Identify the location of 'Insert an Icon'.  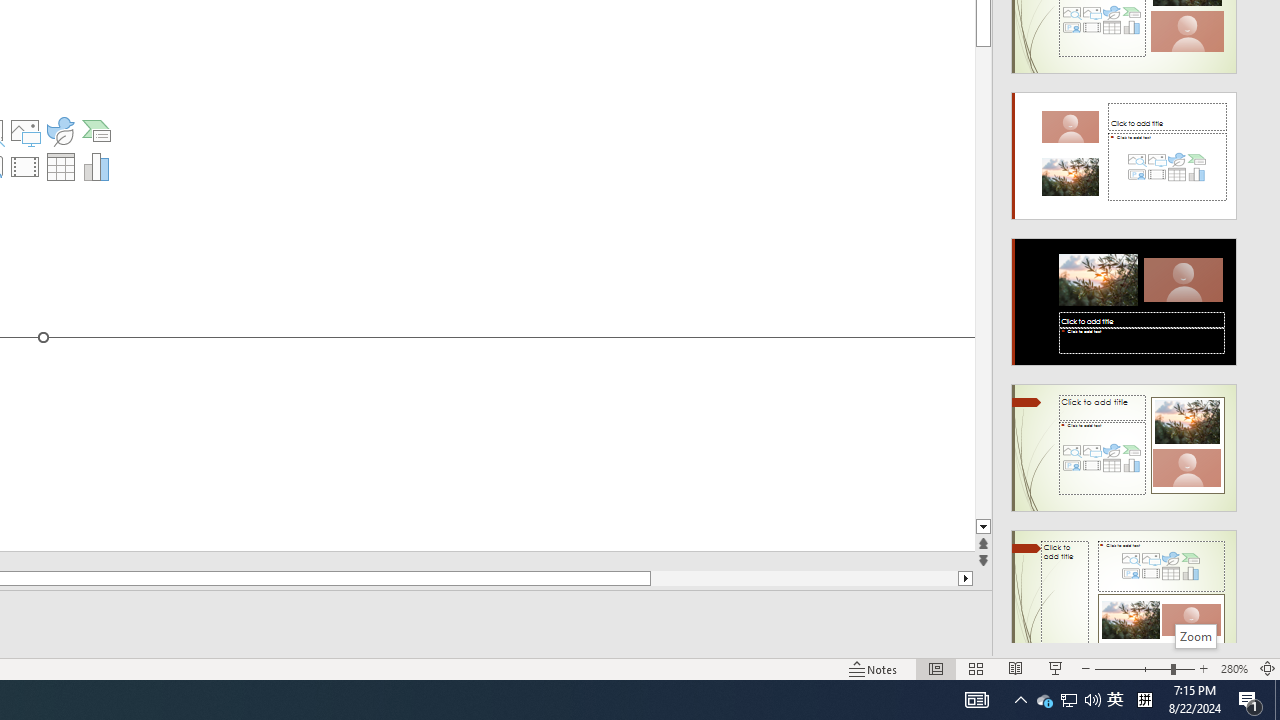
(60, 131).